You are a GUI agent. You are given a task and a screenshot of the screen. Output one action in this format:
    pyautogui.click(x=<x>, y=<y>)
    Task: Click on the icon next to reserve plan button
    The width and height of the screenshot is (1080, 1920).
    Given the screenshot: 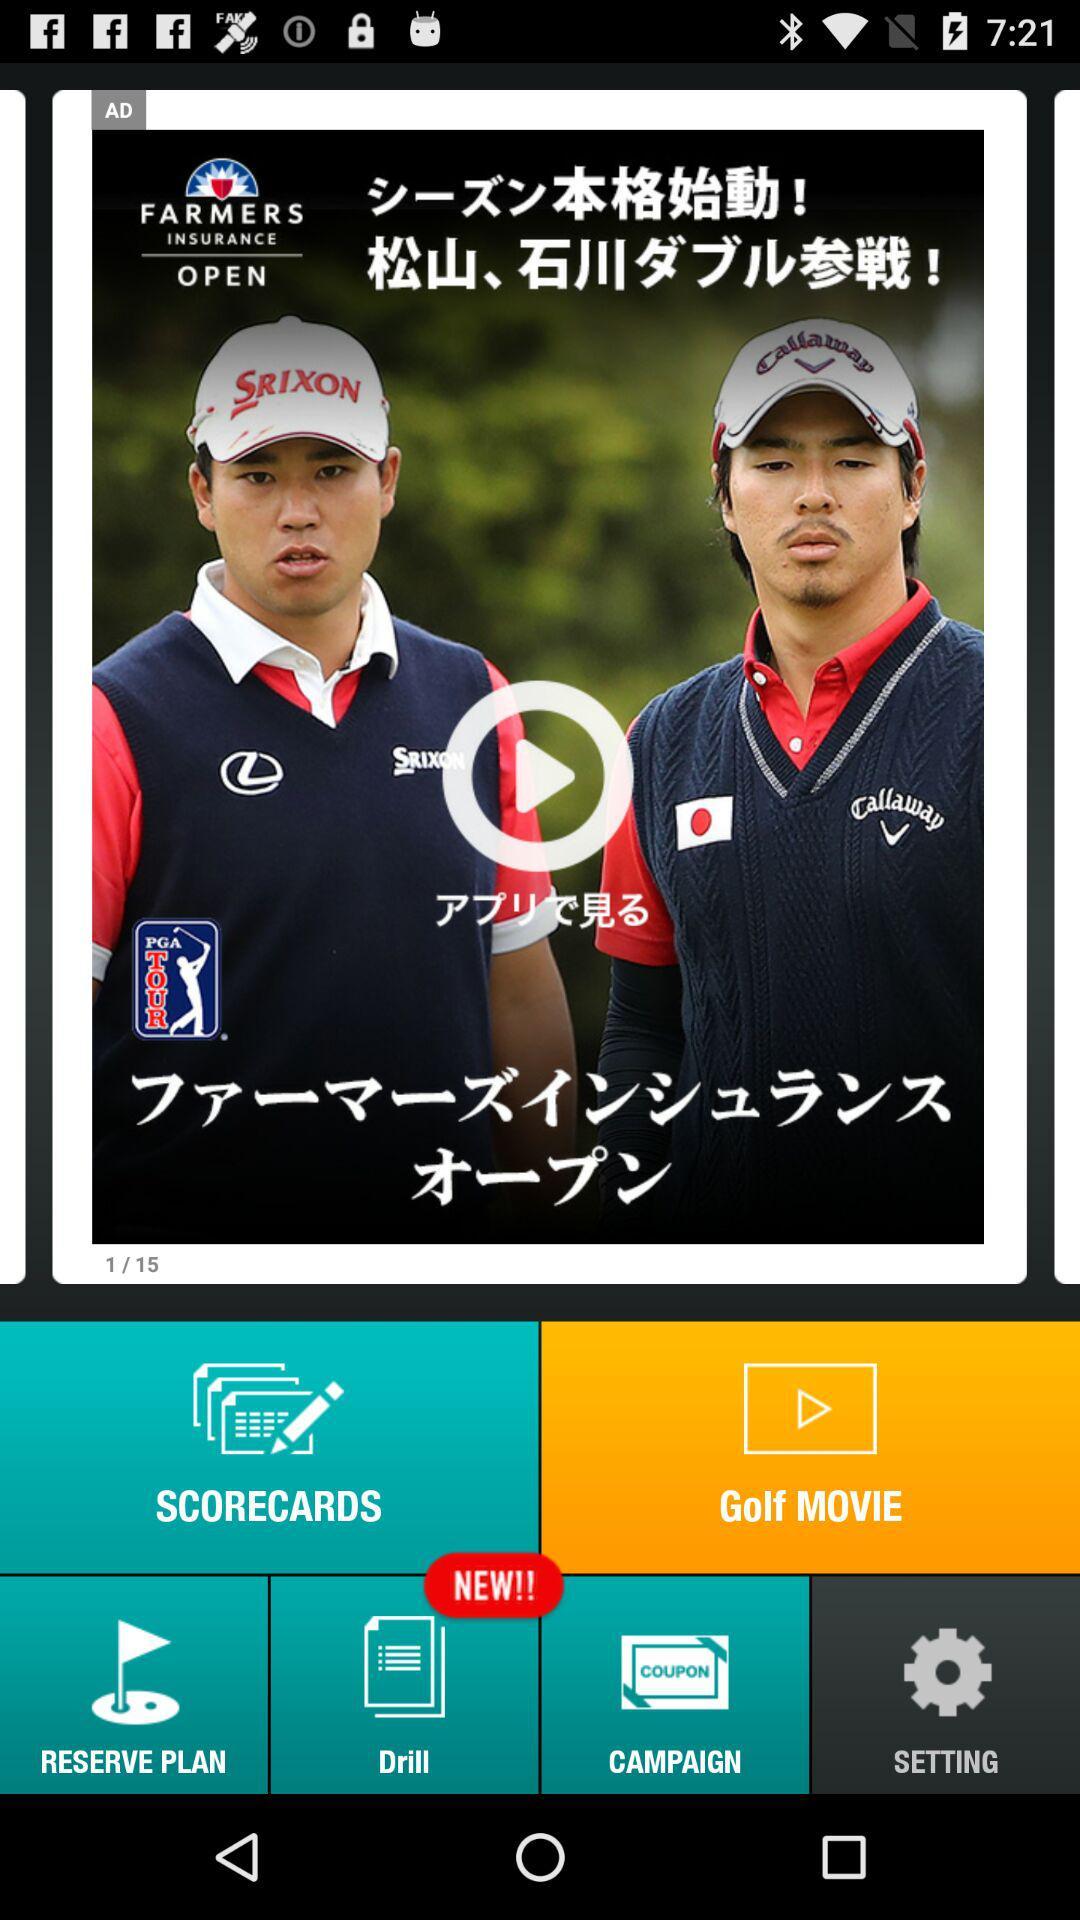 What is the action you would take?
    pyautogui.click(x=404, y=1684)
    